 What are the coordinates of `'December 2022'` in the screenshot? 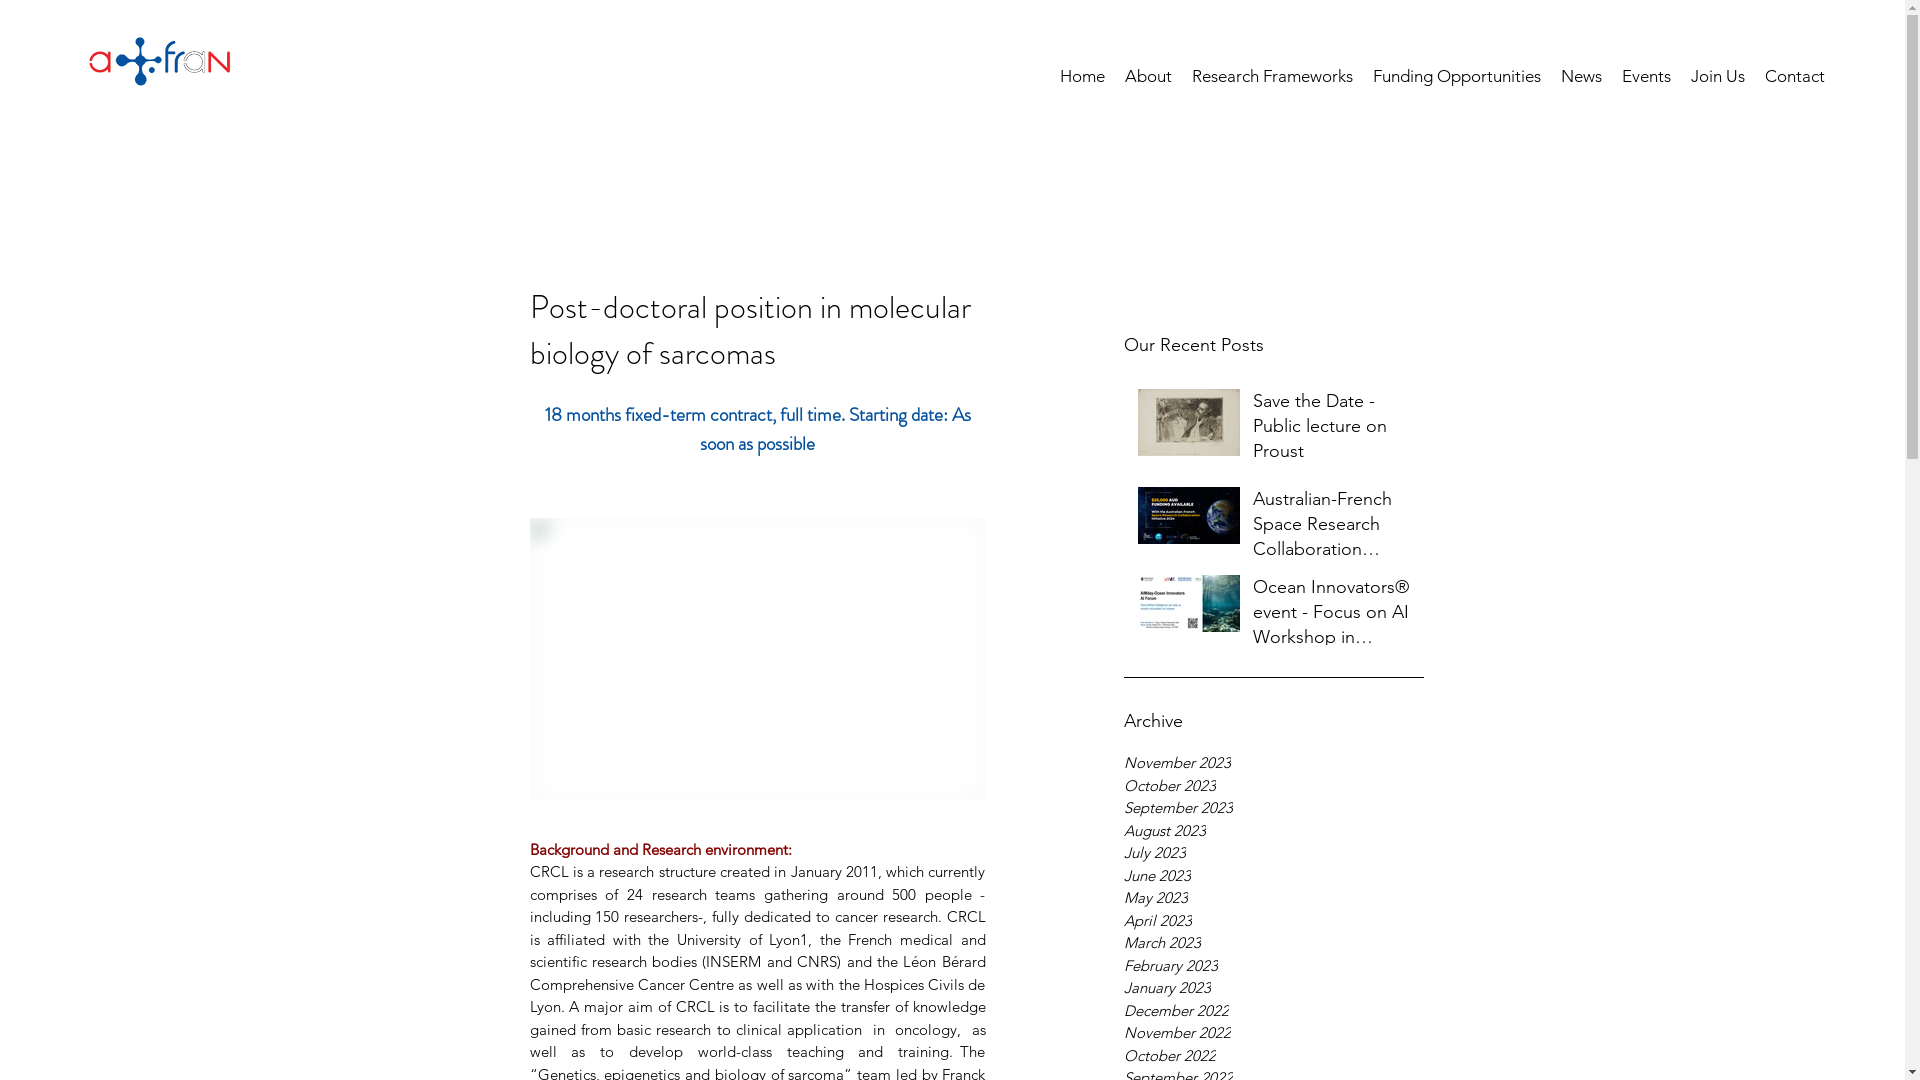 It's located at (1272, 1011).